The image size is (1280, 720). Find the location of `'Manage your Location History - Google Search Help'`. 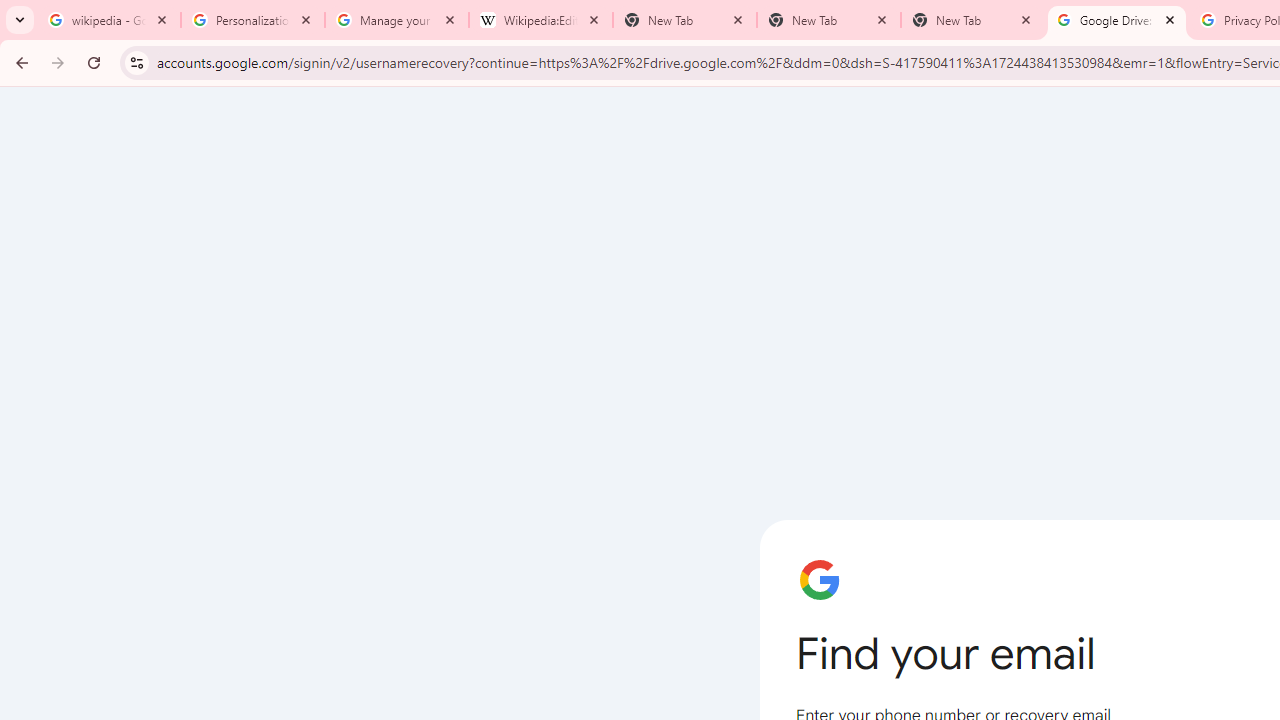

'Manage your Location History - Google Search Help' is located at coordinates (396, 20).